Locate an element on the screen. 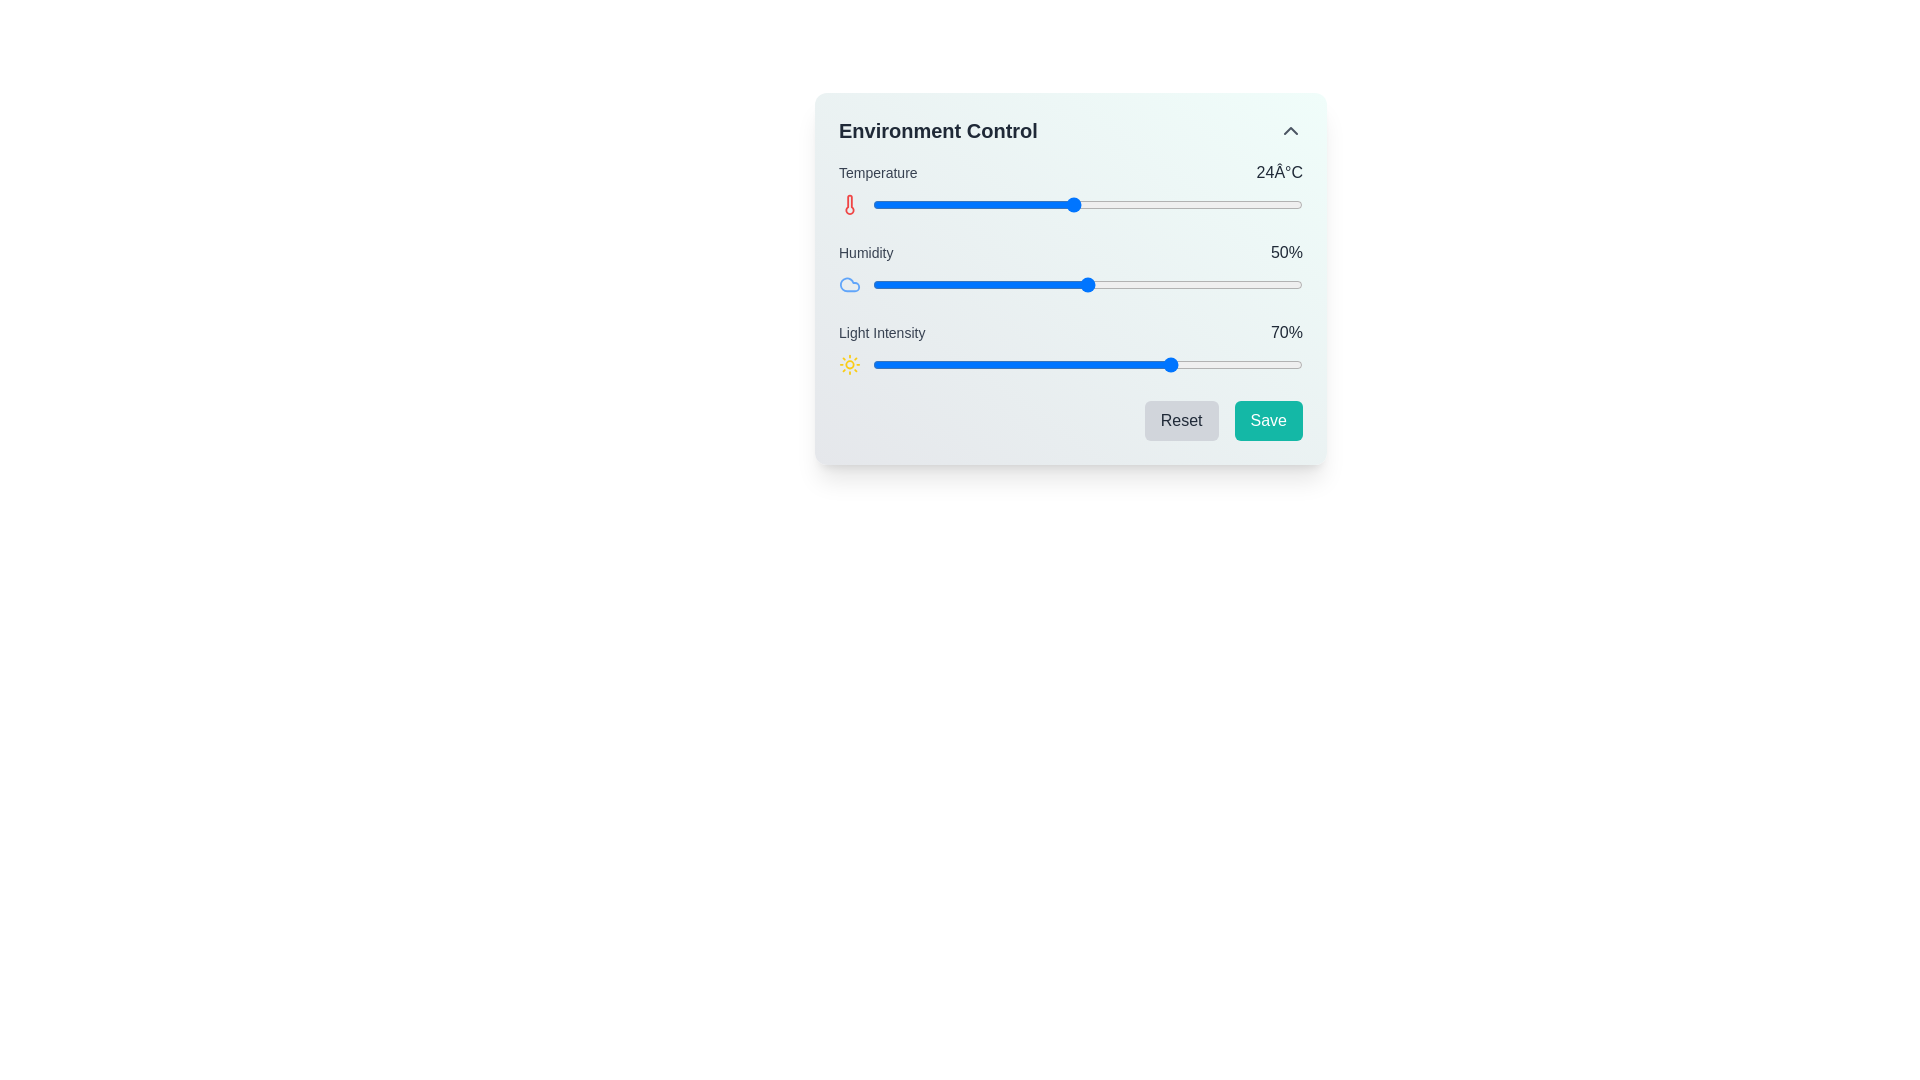 Image resolution: width=1920 pixels, height=1080 pixels. to interact with the 'Humidity' slider control, which is visually identifiable by the text labels 'Humidity' on the left and '50%' on the right, positioned in the center of a card interface is located at coordinates (1069, 268).